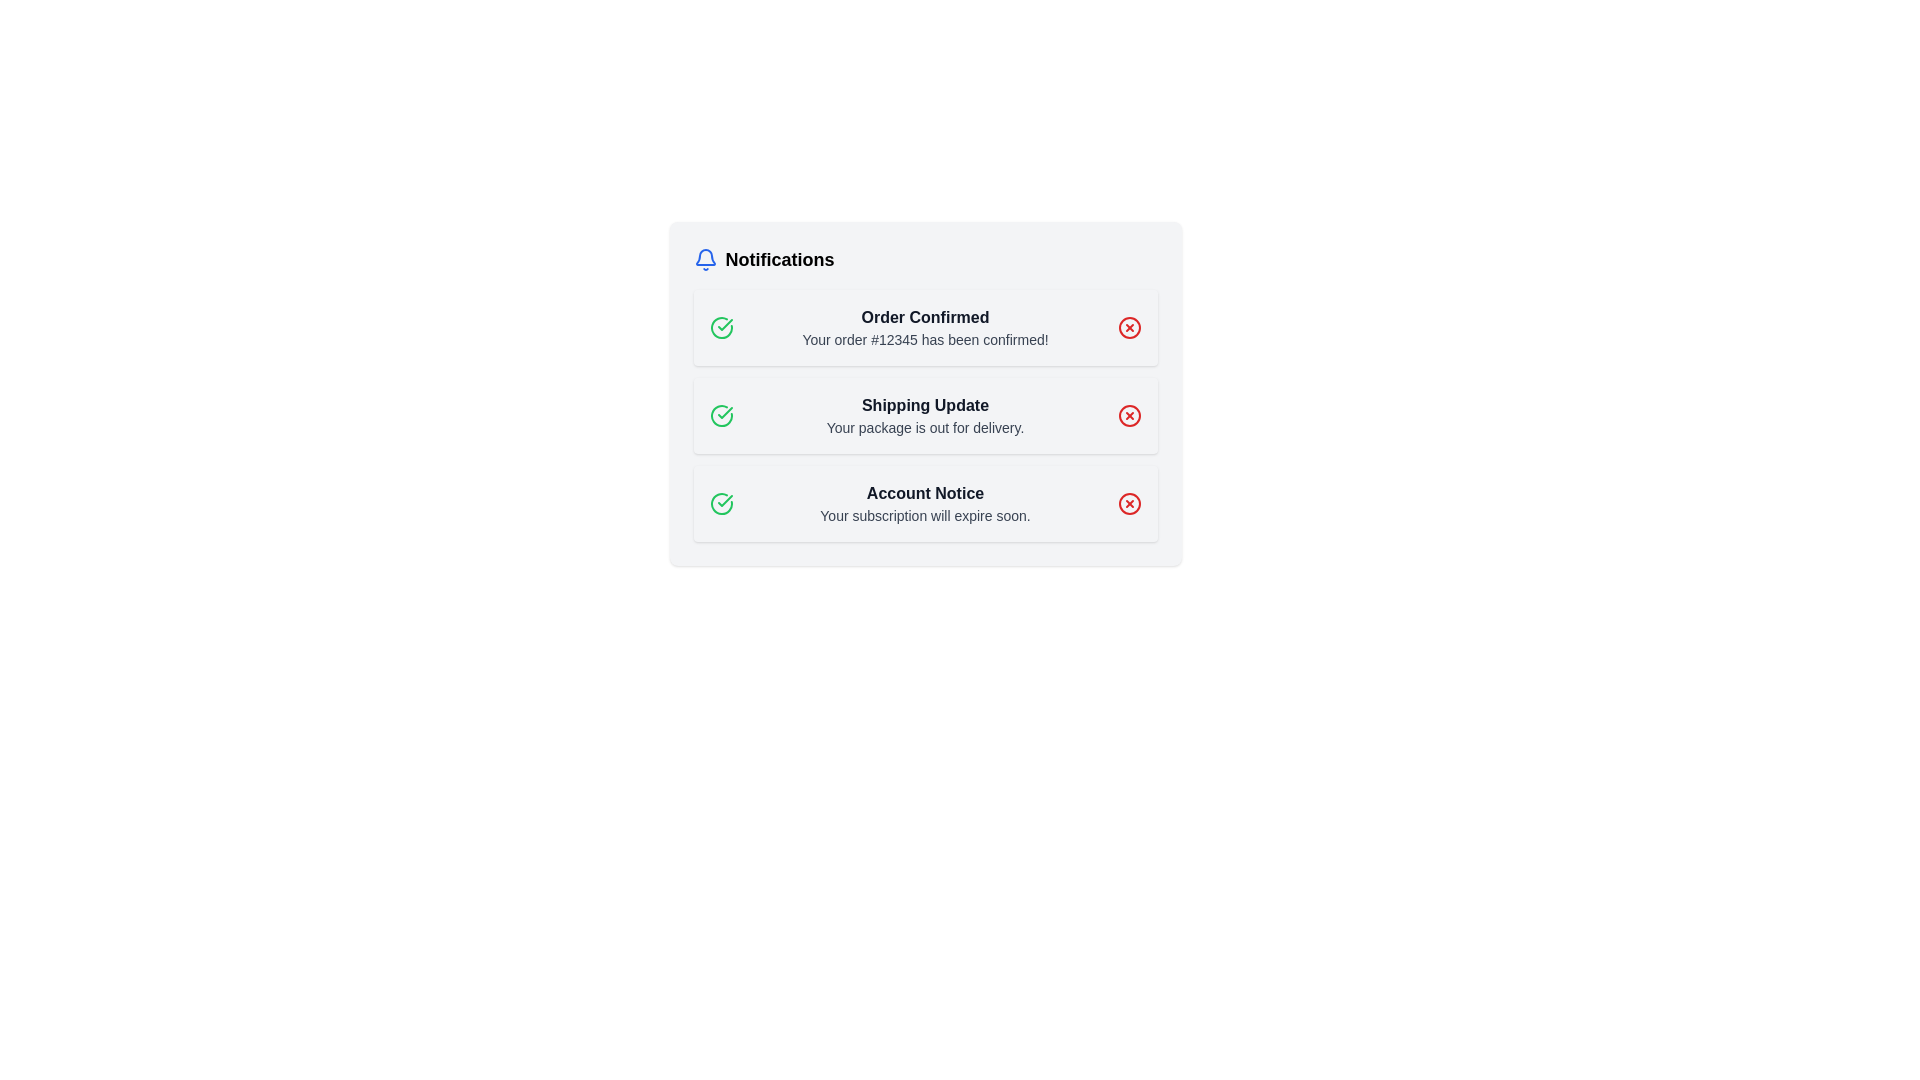 This screenshot has width=1920, height=1080. Describe the element at coordinates (720, 415) in the screenshot. I see `the visual indicator icon for the 'Shipping Update' notification, which is located in the second row of the notification list, to the left of the text label` at that location.